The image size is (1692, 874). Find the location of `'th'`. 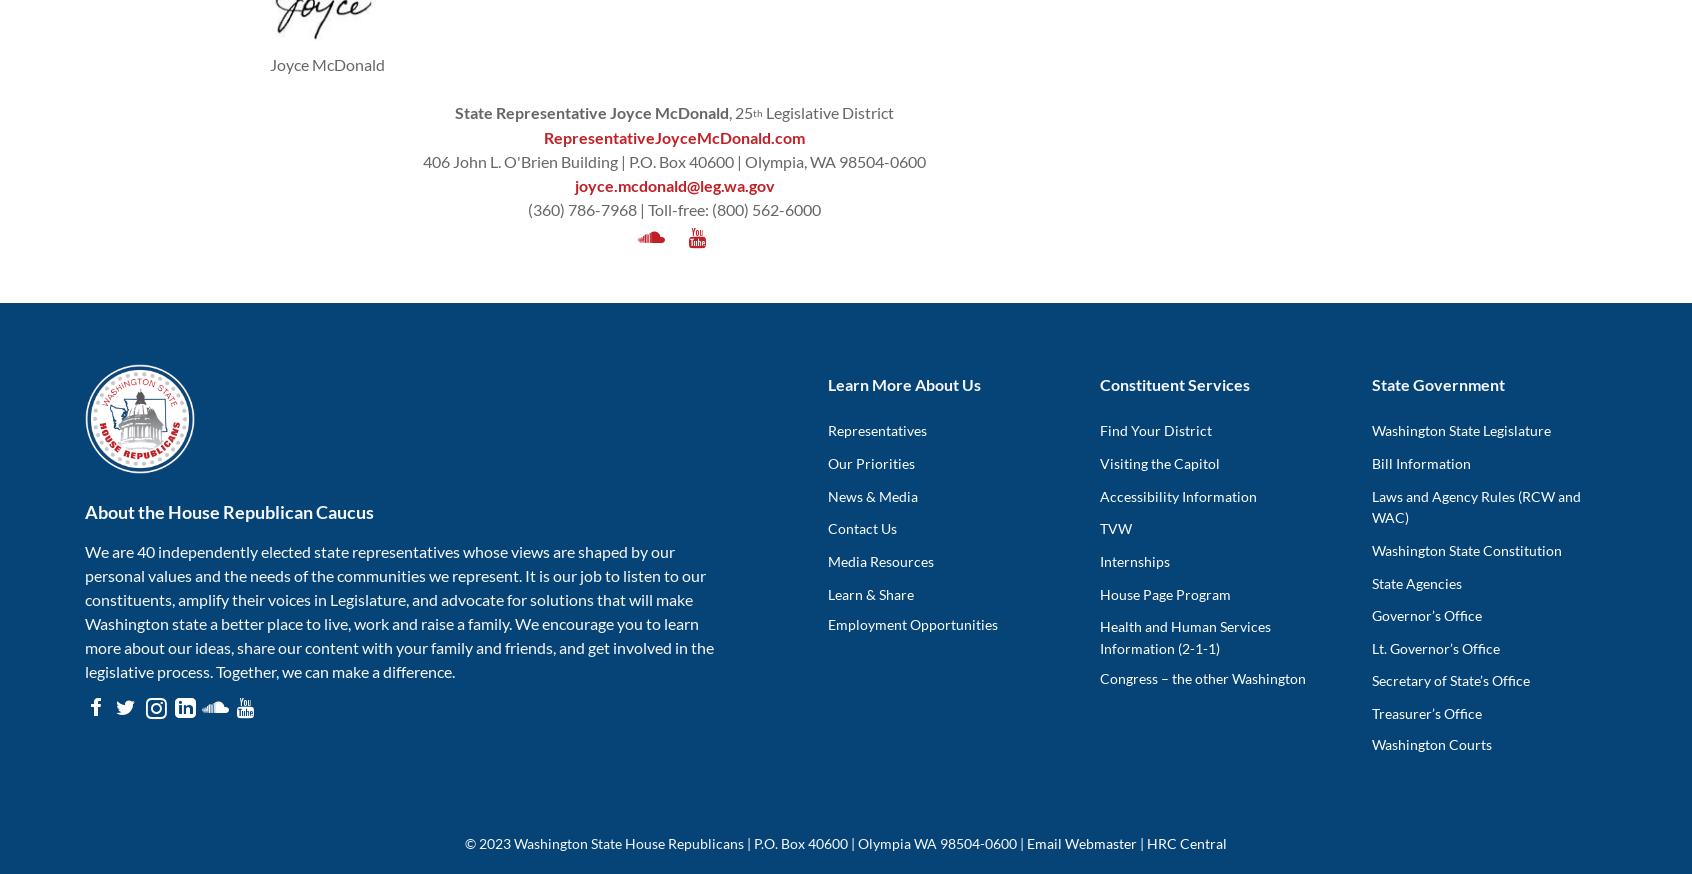

'th' is located at coordinates (757, 113).